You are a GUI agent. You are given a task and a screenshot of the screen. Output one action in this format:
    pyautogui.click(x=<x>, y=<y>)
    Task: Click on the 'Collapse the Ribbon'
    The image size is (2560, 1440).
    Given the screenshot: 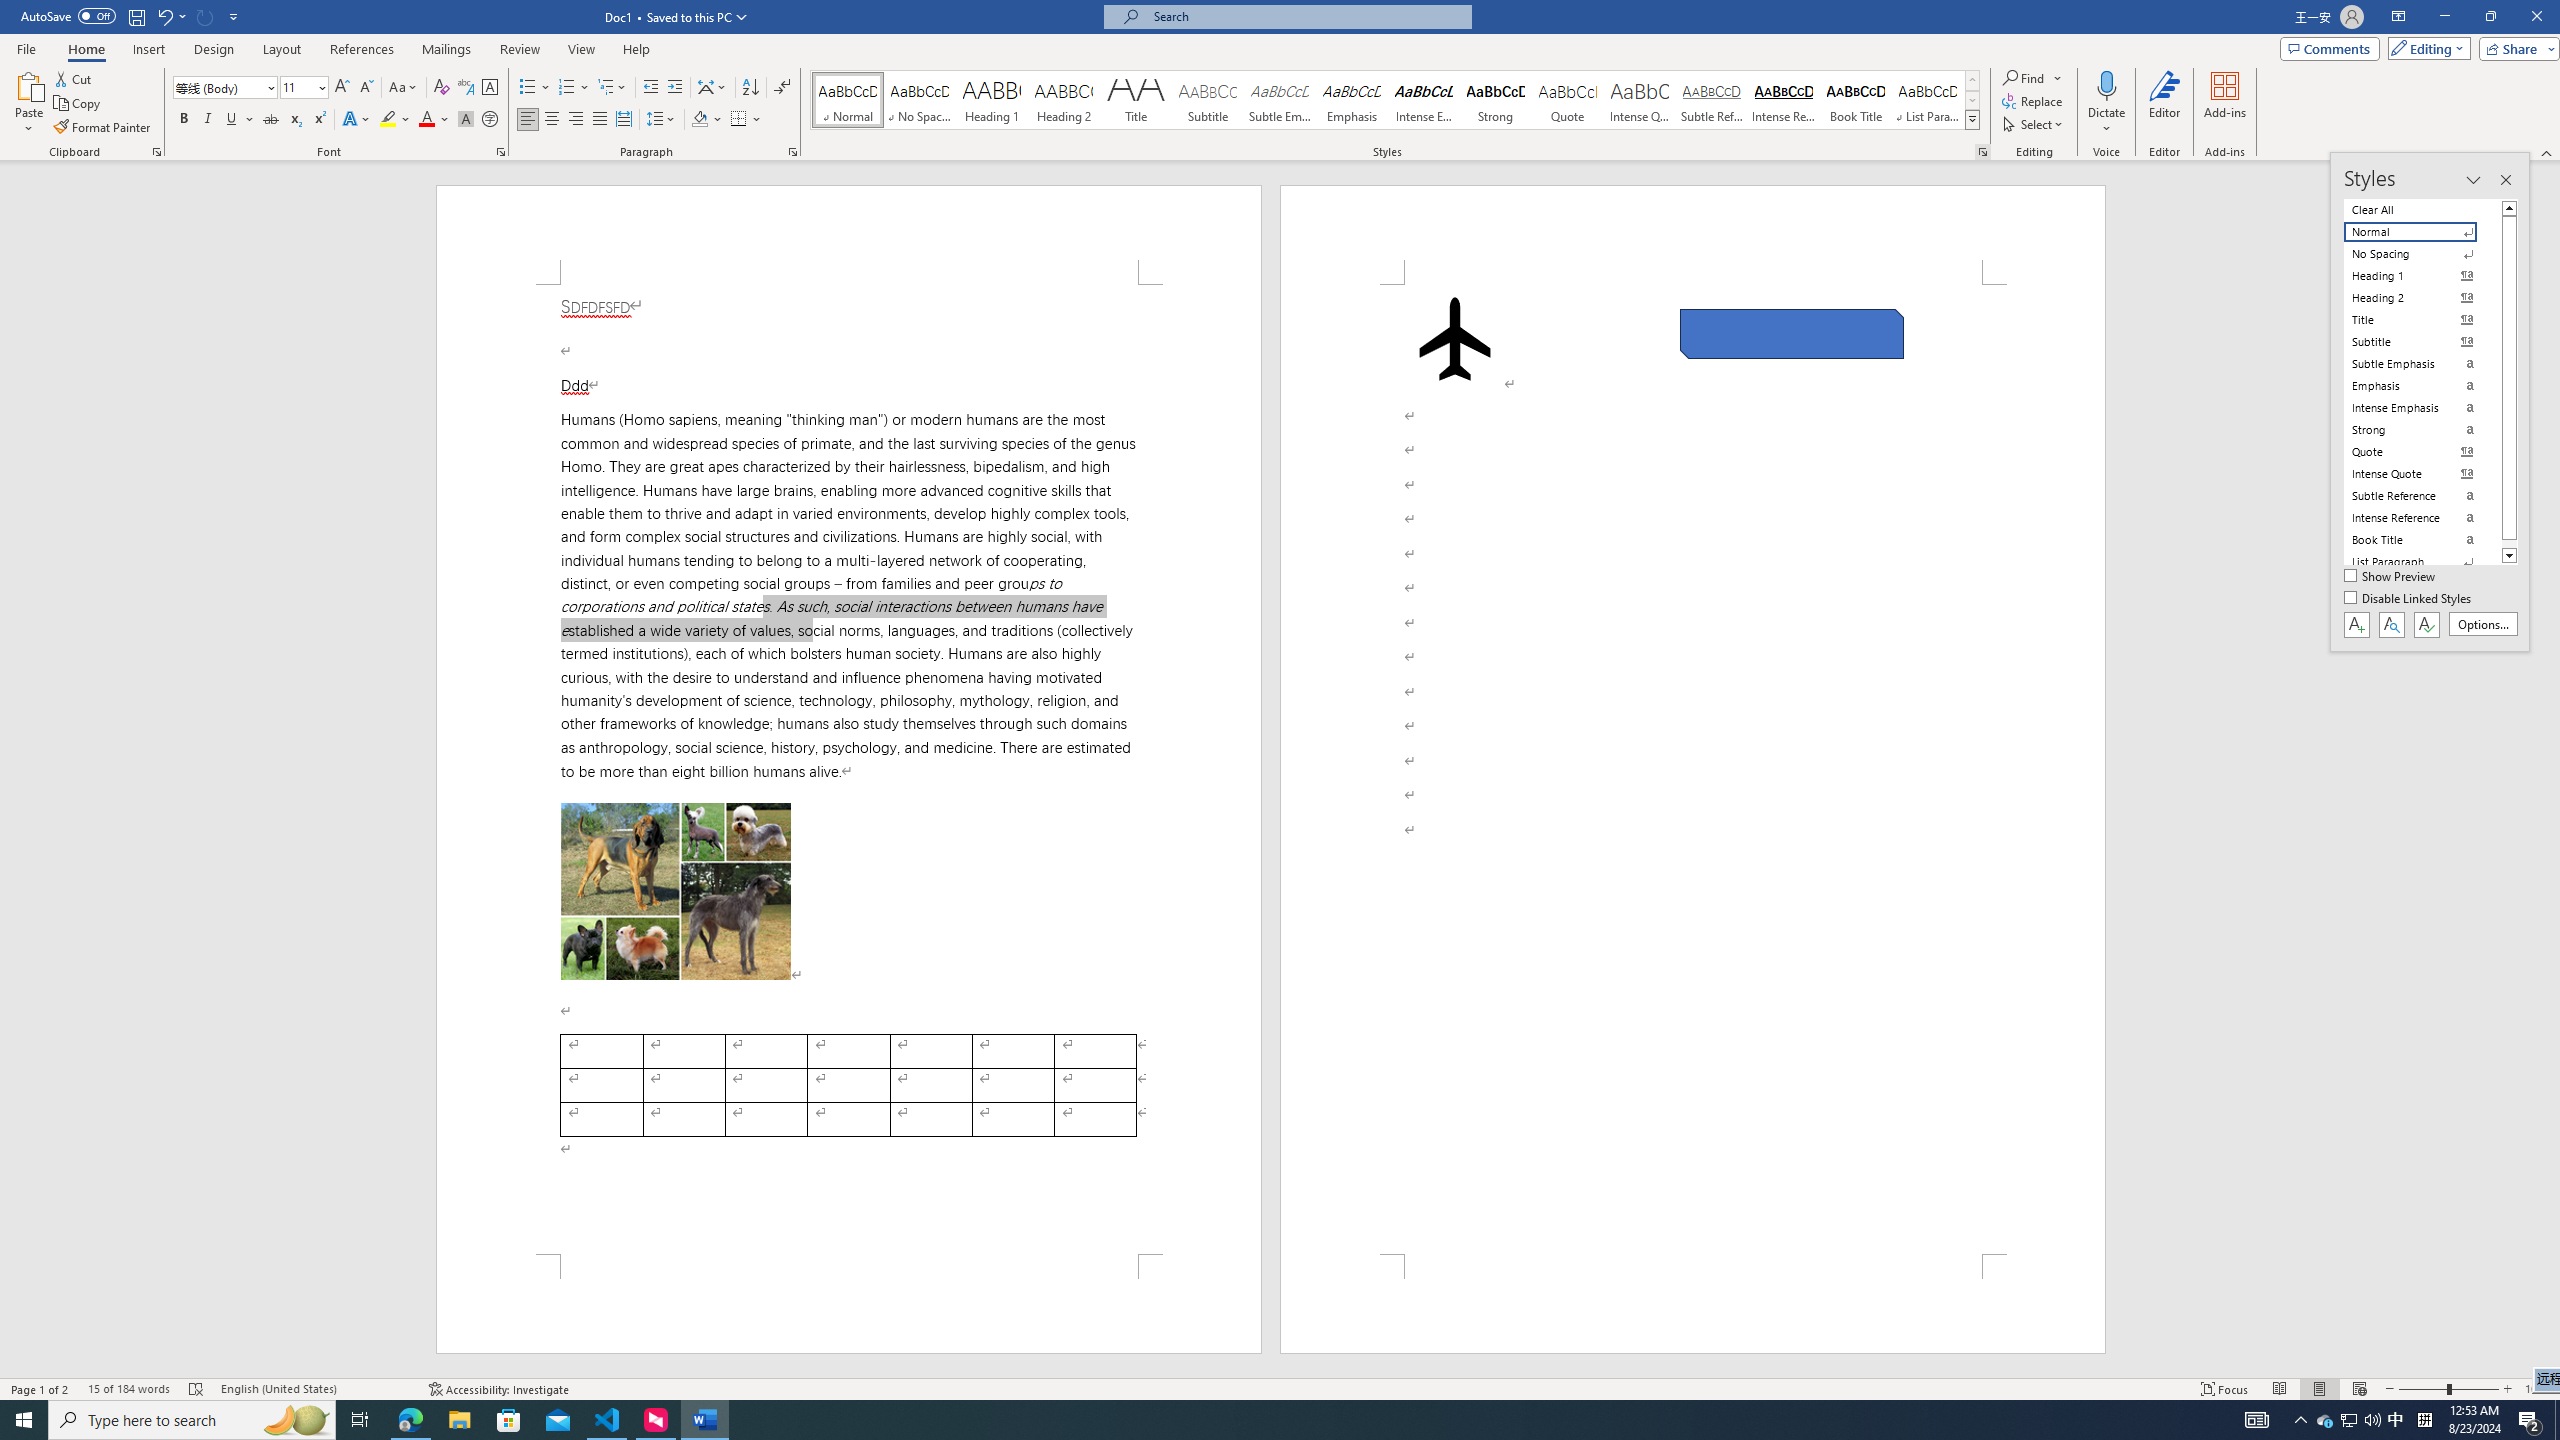 What is the action you would take?
    pyautogui.click(x=2547, y=153)
    